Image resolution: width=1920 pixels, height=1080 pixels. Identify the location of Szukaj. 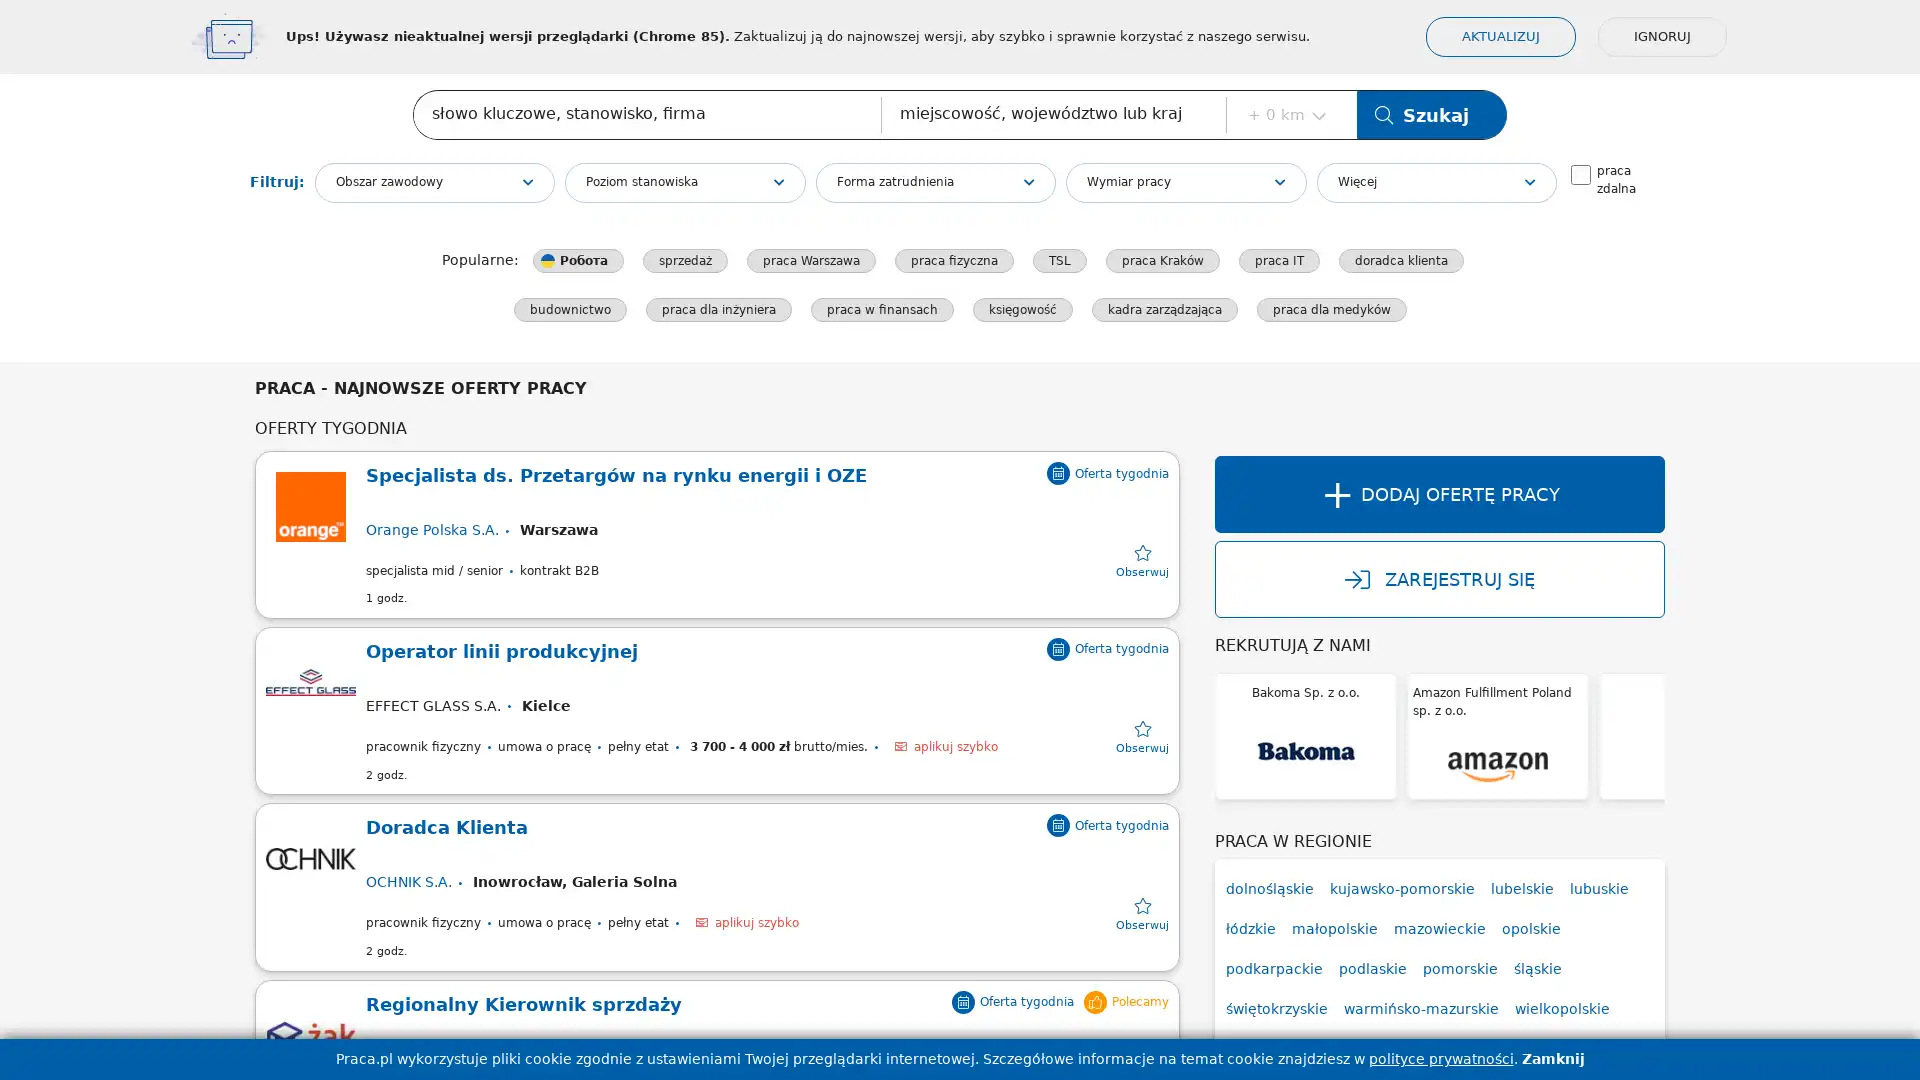
(1430, 115).